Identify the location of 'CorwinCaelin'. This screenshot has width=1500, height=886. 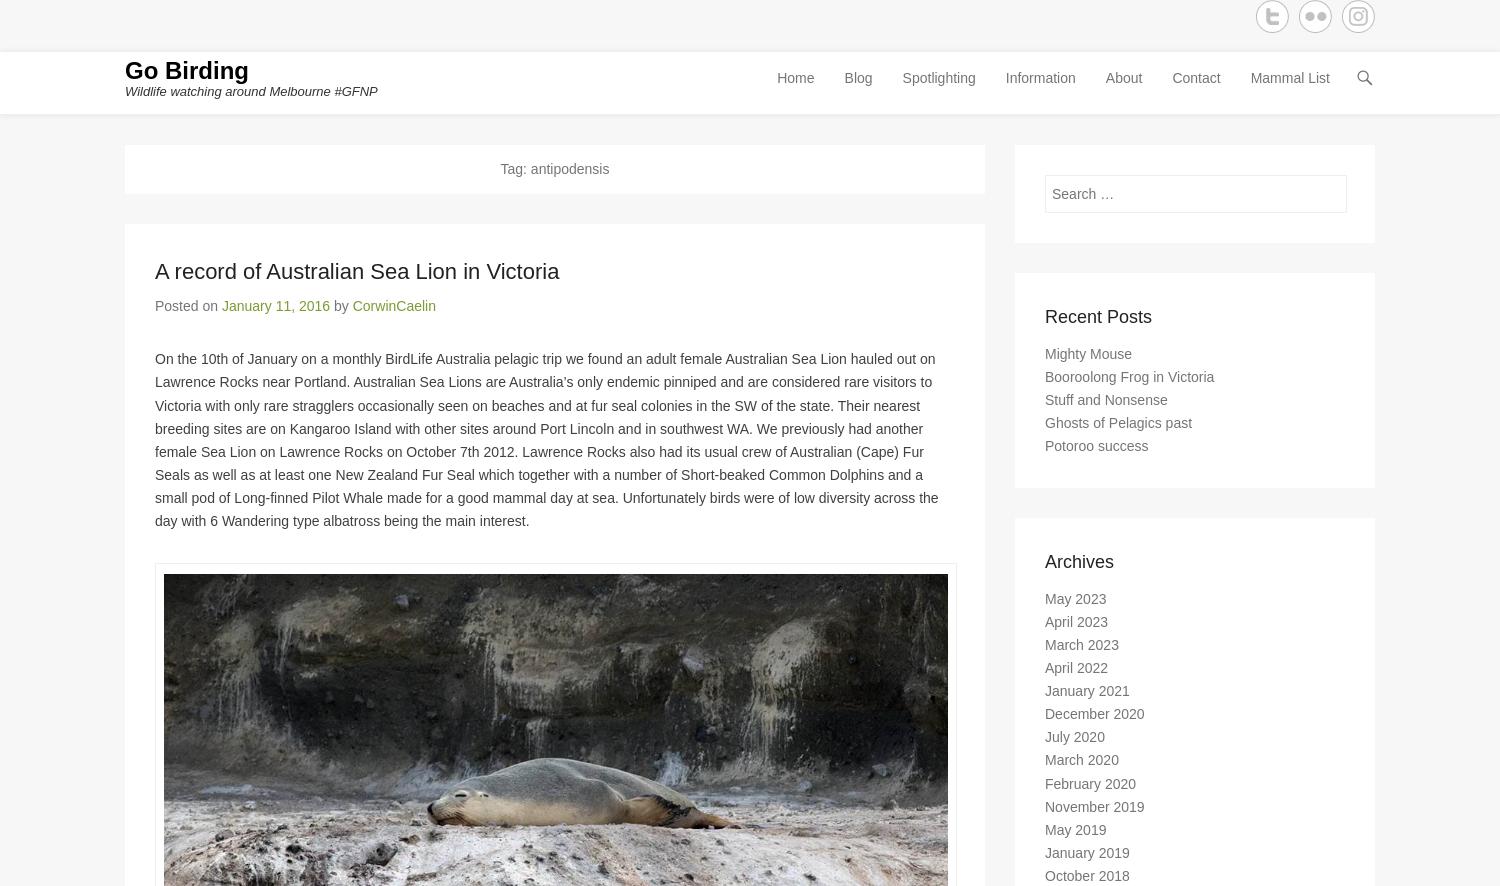
(393, 312).